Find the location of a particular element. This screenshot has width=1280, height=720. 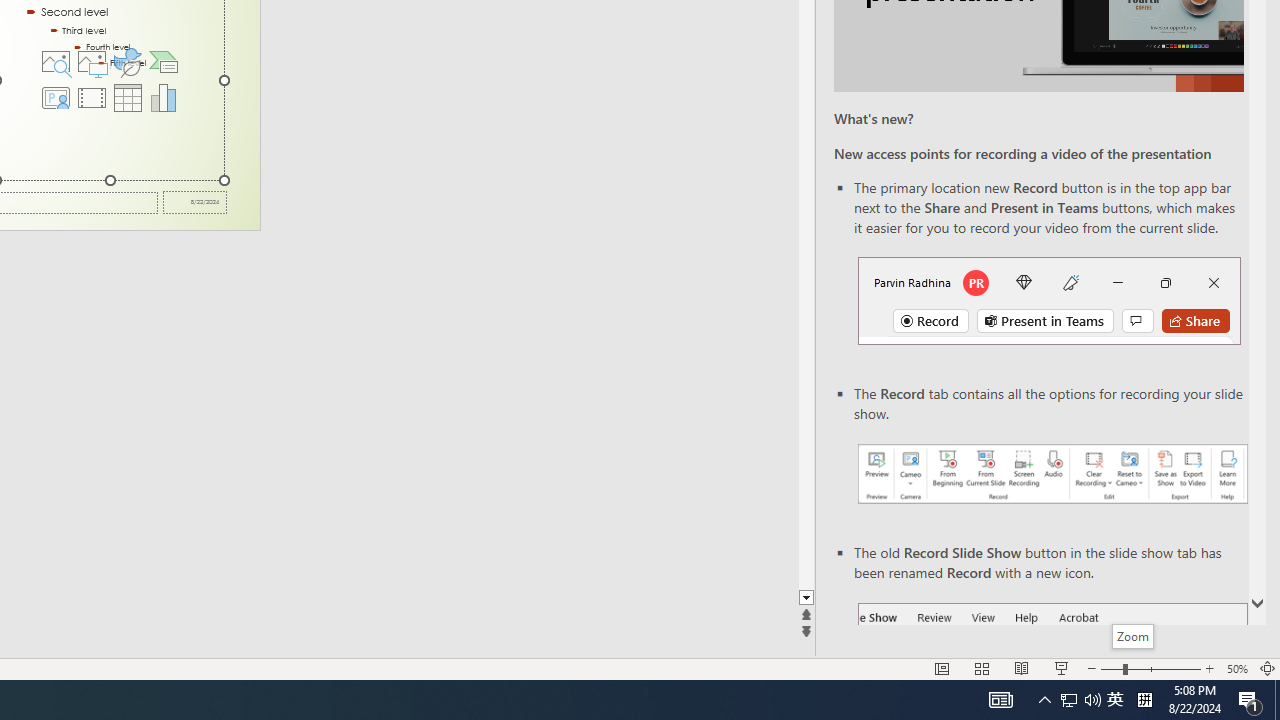

'Stock Images' is located at coordinates (55, 60).